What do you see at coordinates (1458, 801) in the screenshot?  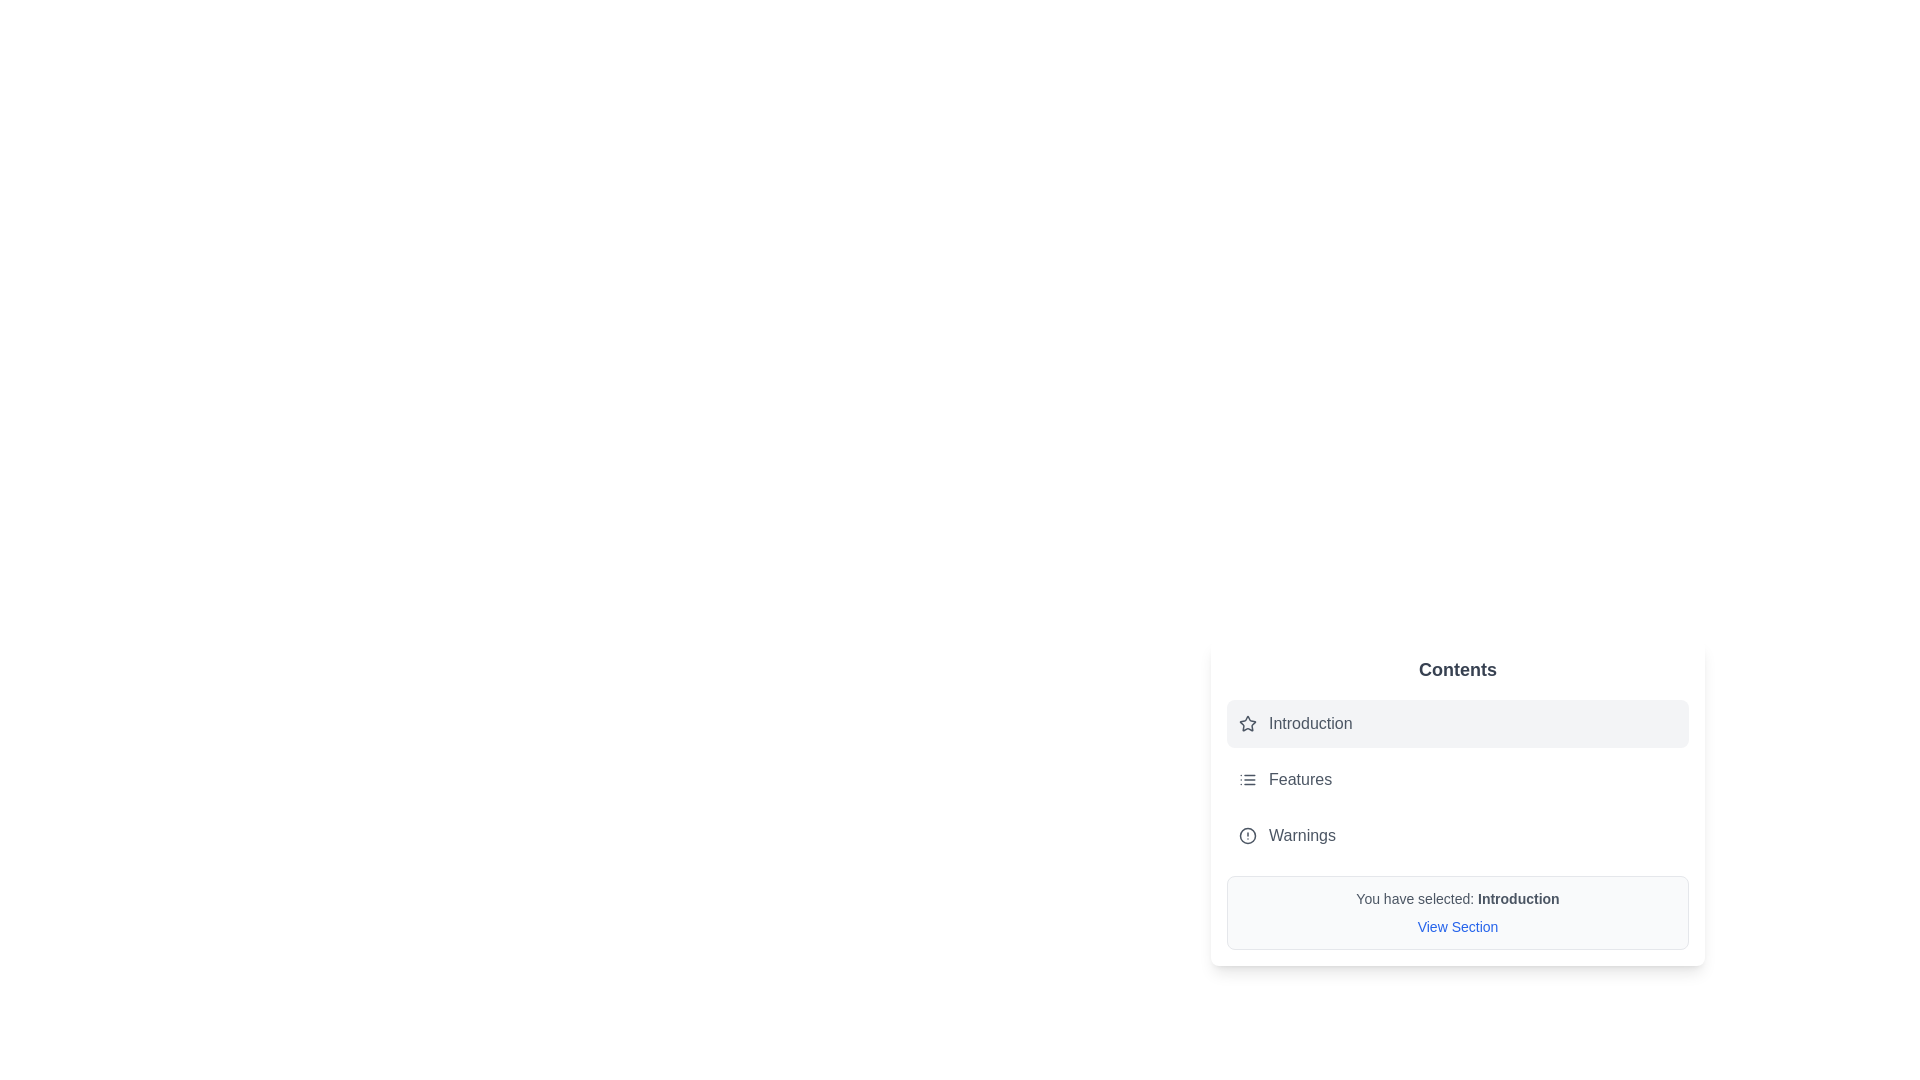 I see `an option within the composite UI component for navigation, which includes sections like 'Introduction', 'Features', and 'Warnings'` at bounding box center [1458, 801].